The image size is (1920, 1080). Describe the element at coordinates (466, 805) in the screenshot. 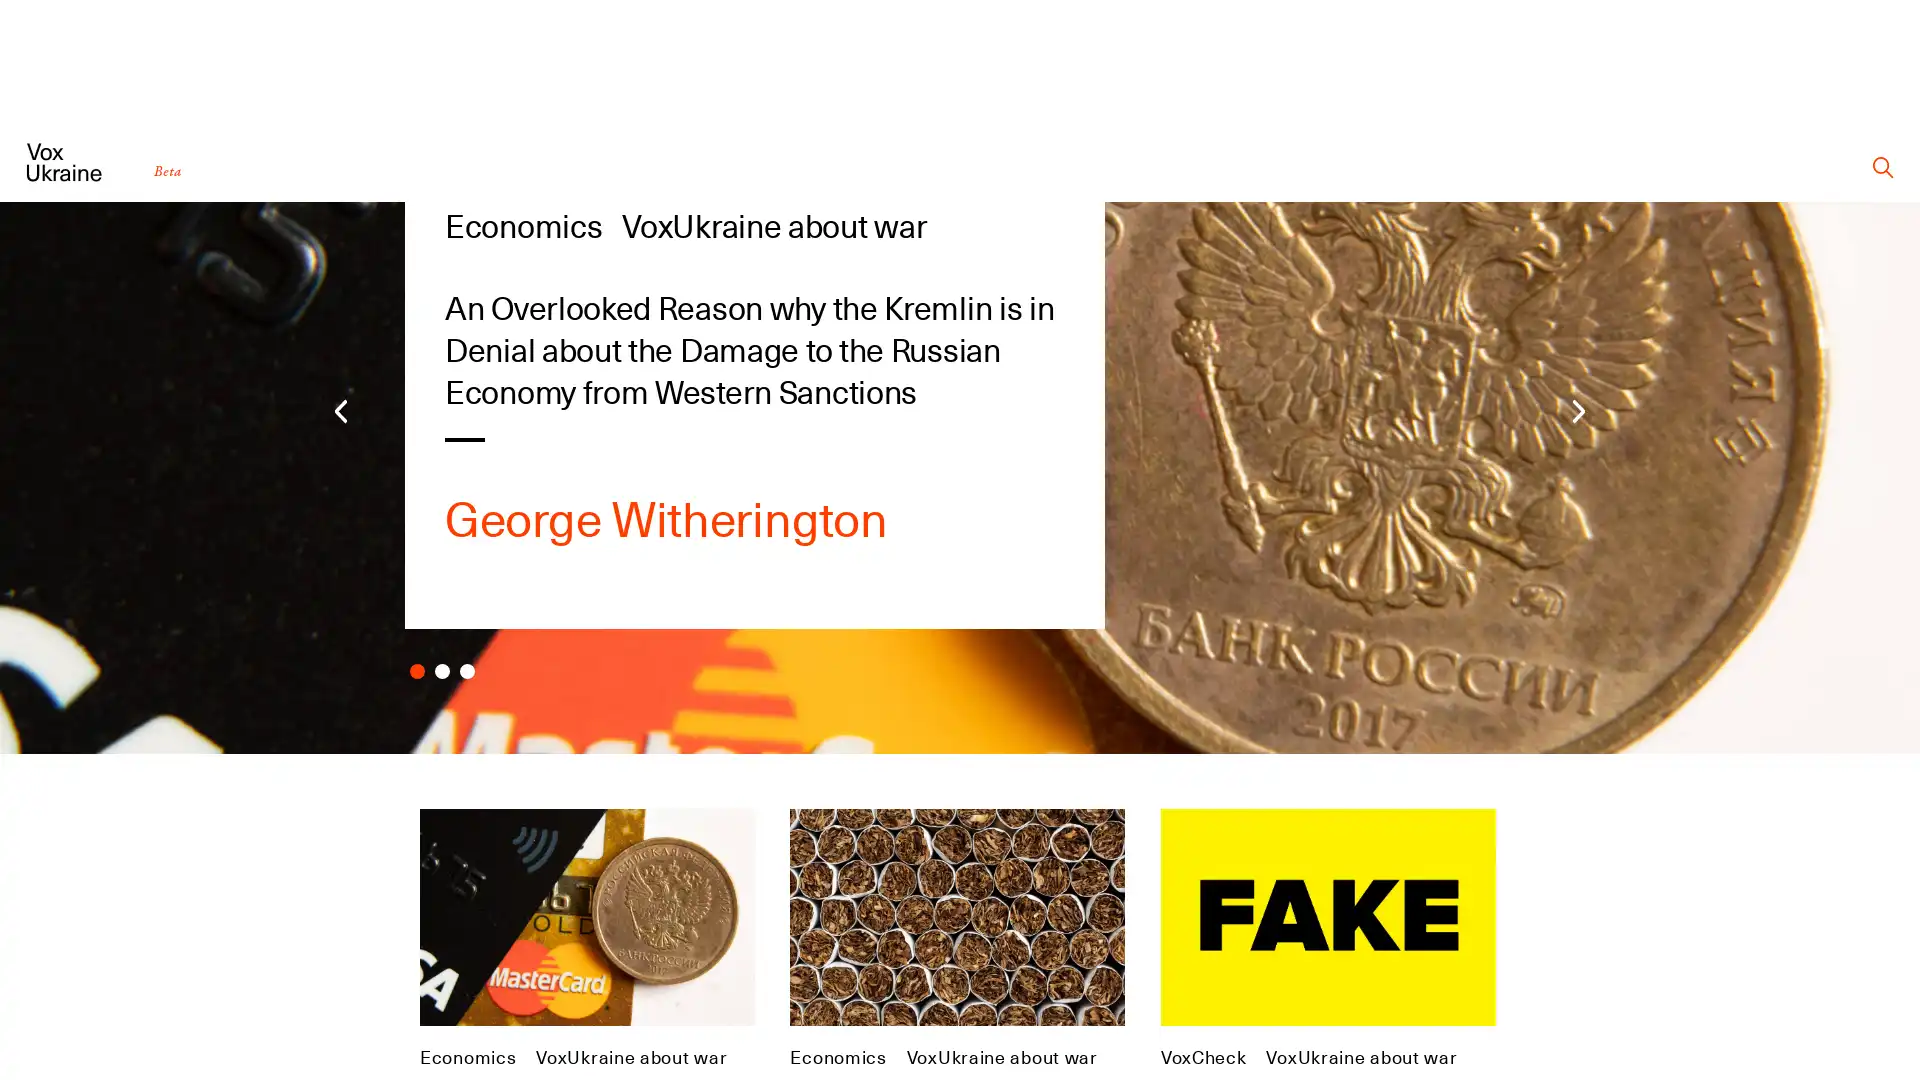

I see `Carousel Page 3` at that location.